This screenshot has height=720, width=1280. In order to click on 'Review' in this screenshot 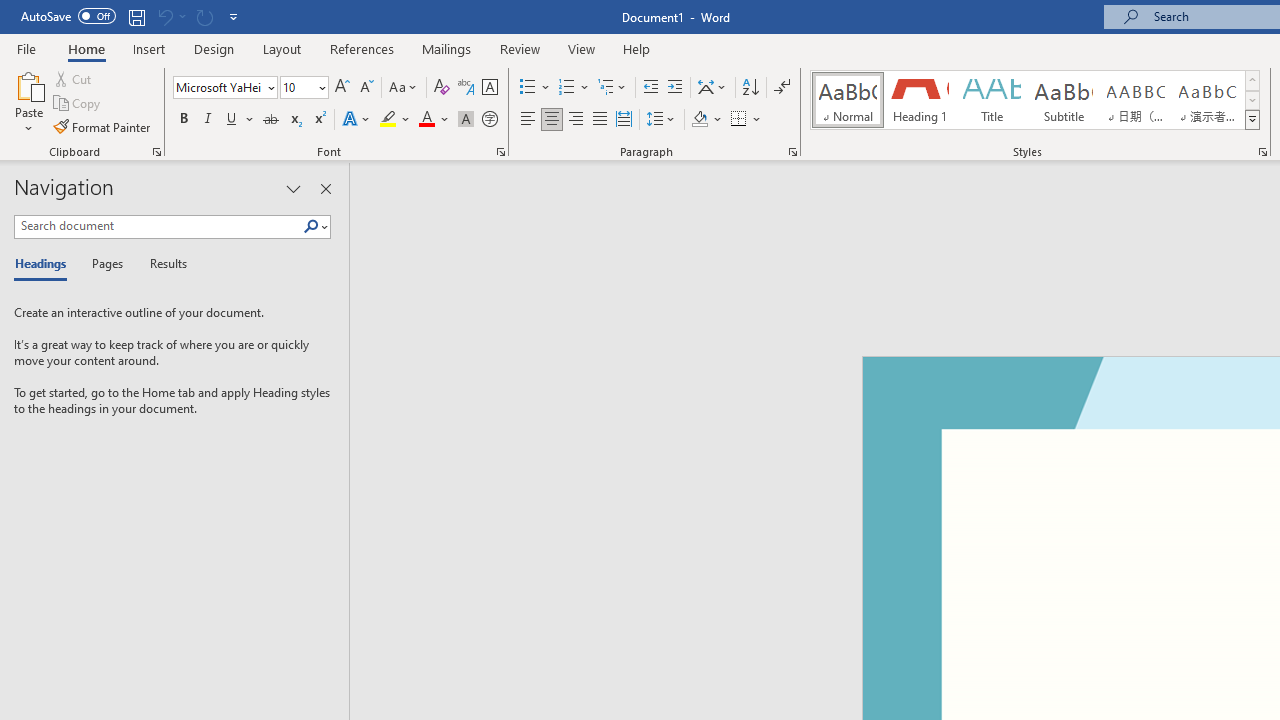, I will do `click(520, 48)`.